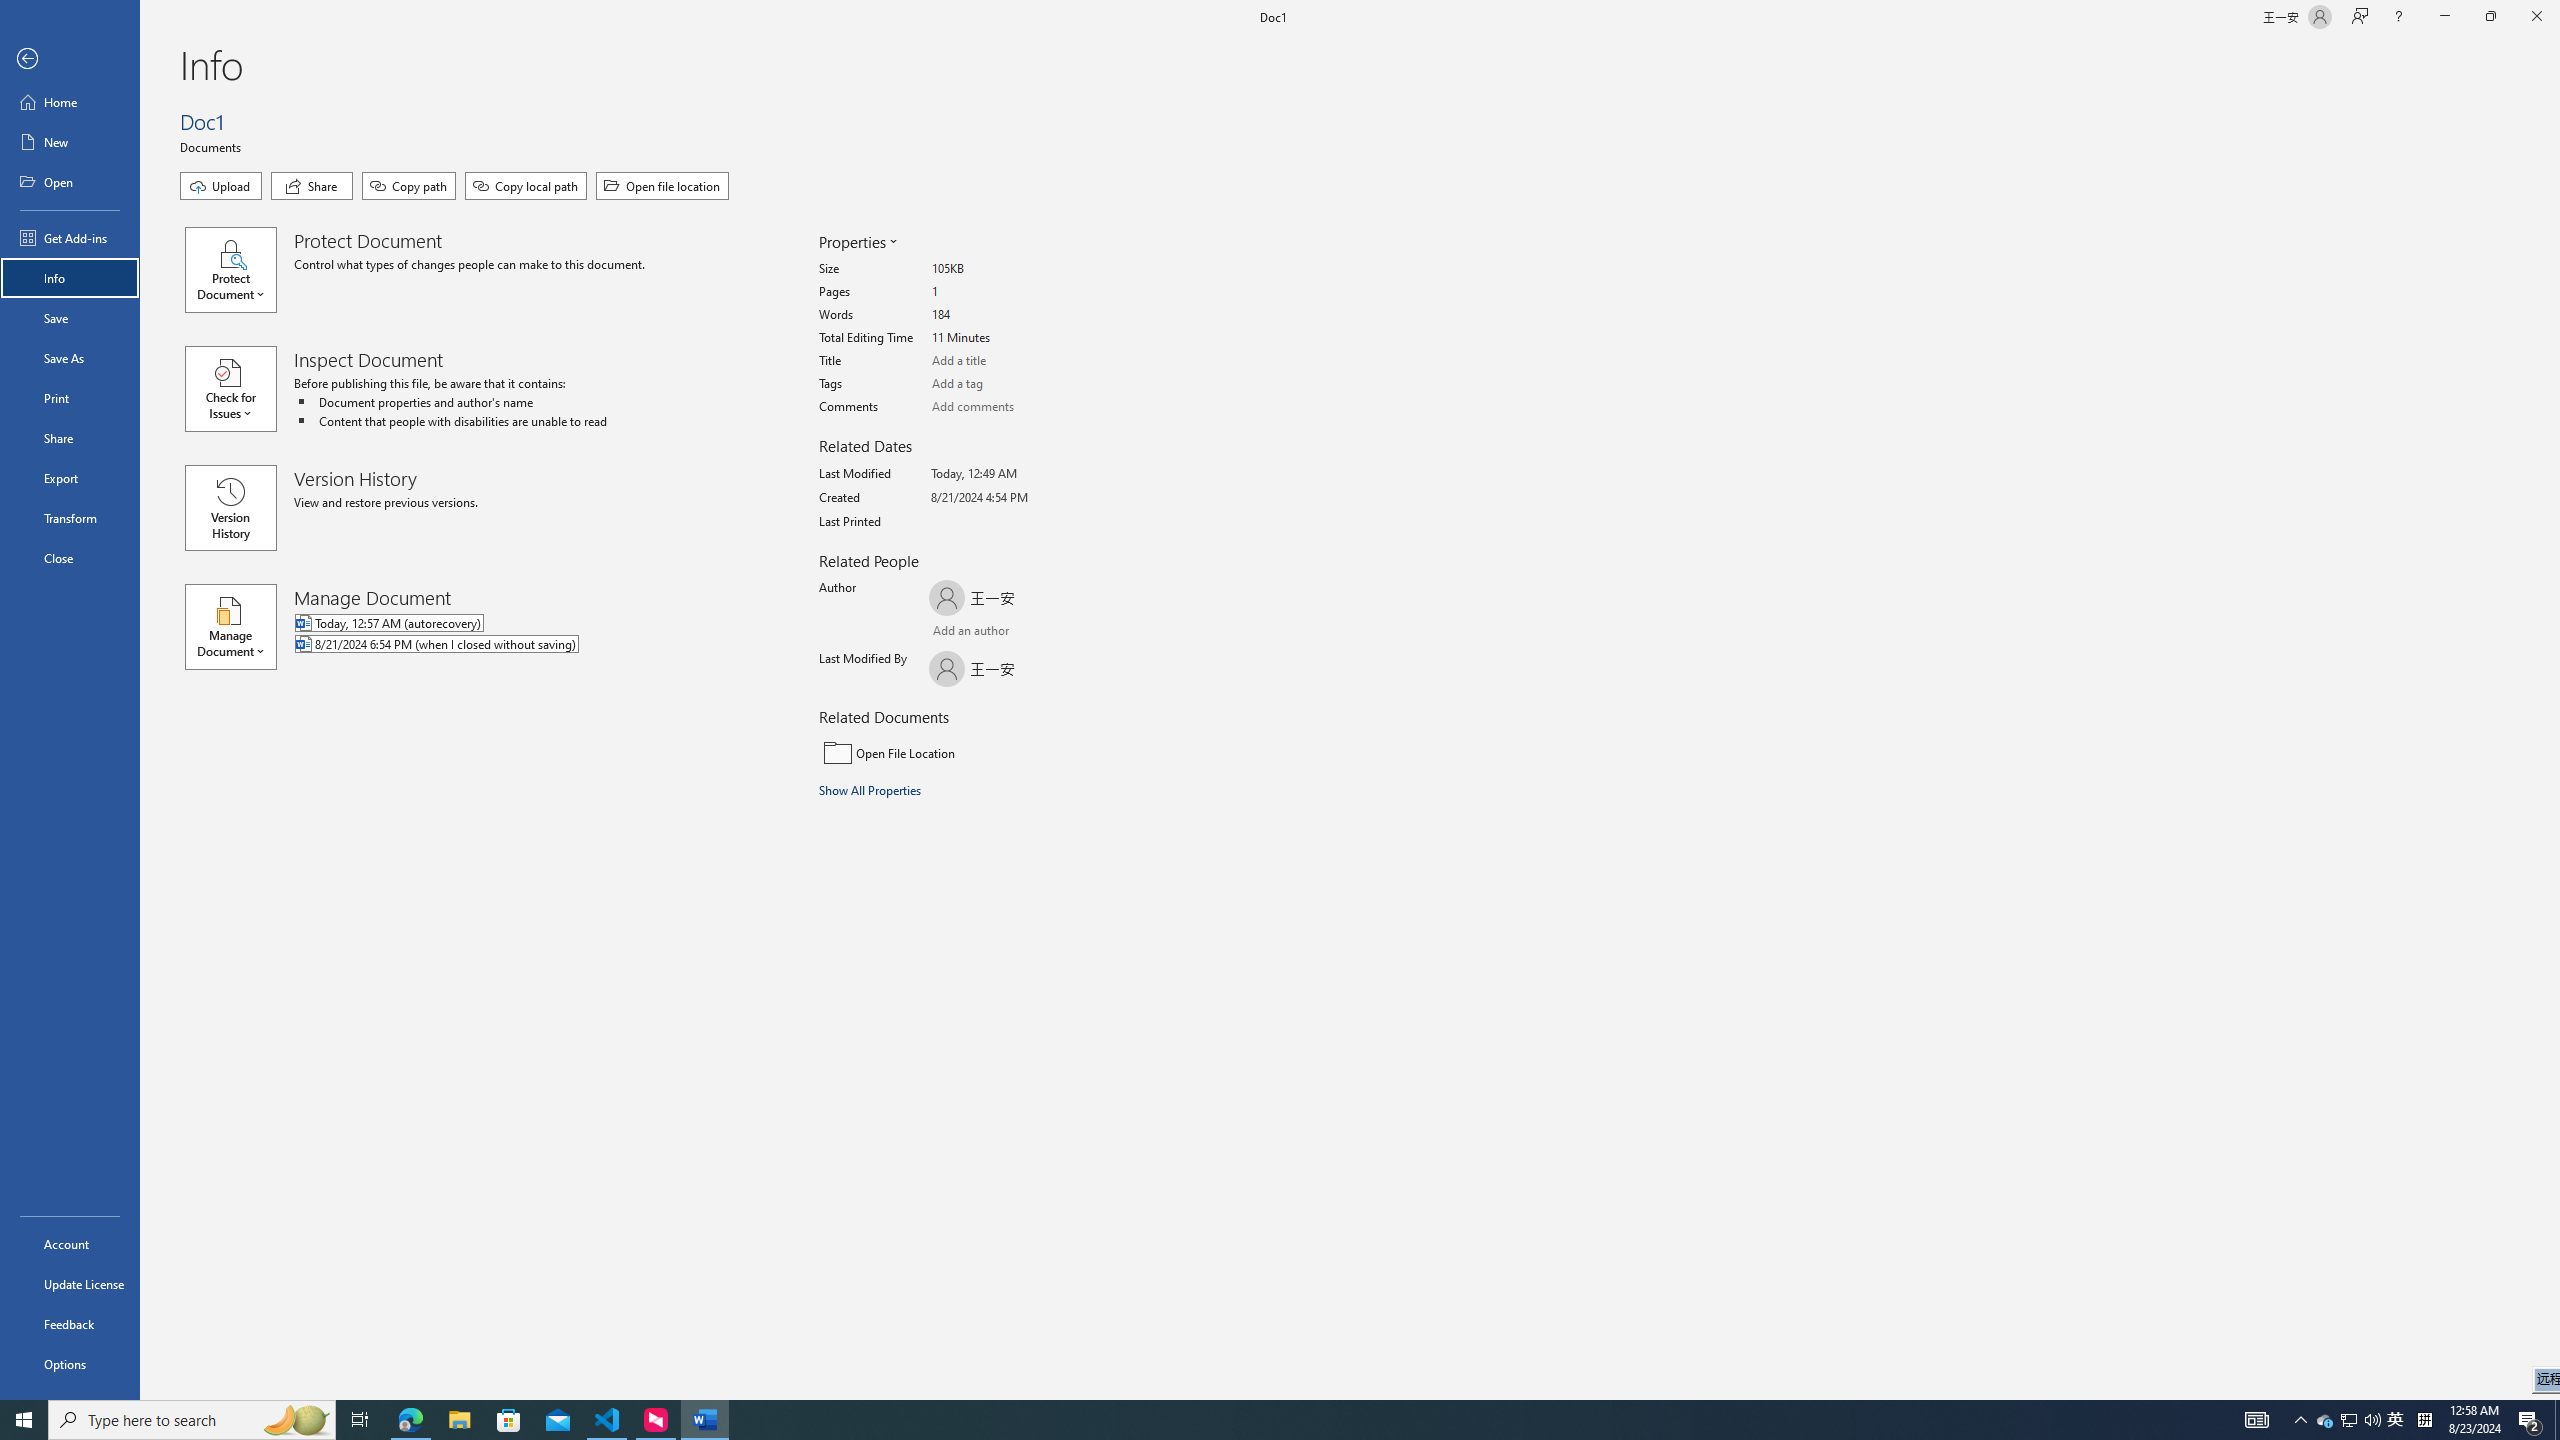 The height and width of the screenshot is (1440, 2560). What do you see at coordinates (211, 145) in the screenshot?
I see `'Documents'` at bounding box center [211, 145].